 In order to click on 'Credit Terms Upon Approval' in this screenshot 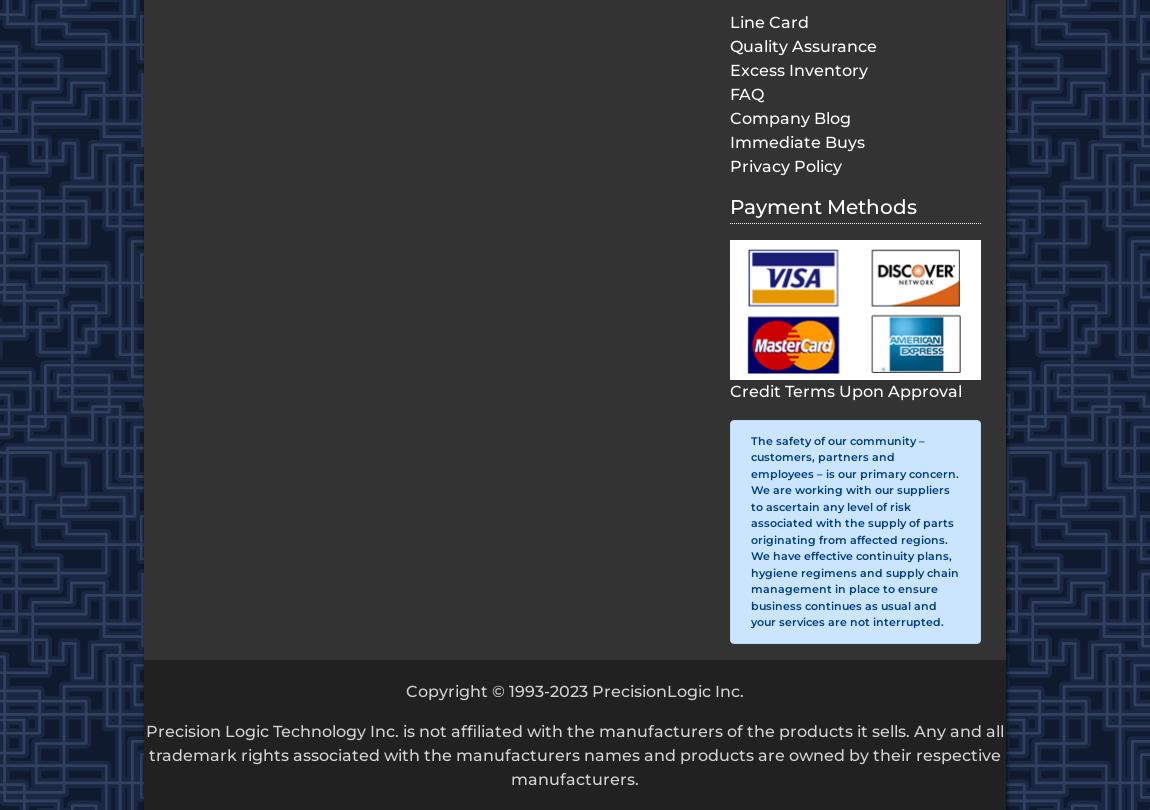, I will do `click(845, 389)`.